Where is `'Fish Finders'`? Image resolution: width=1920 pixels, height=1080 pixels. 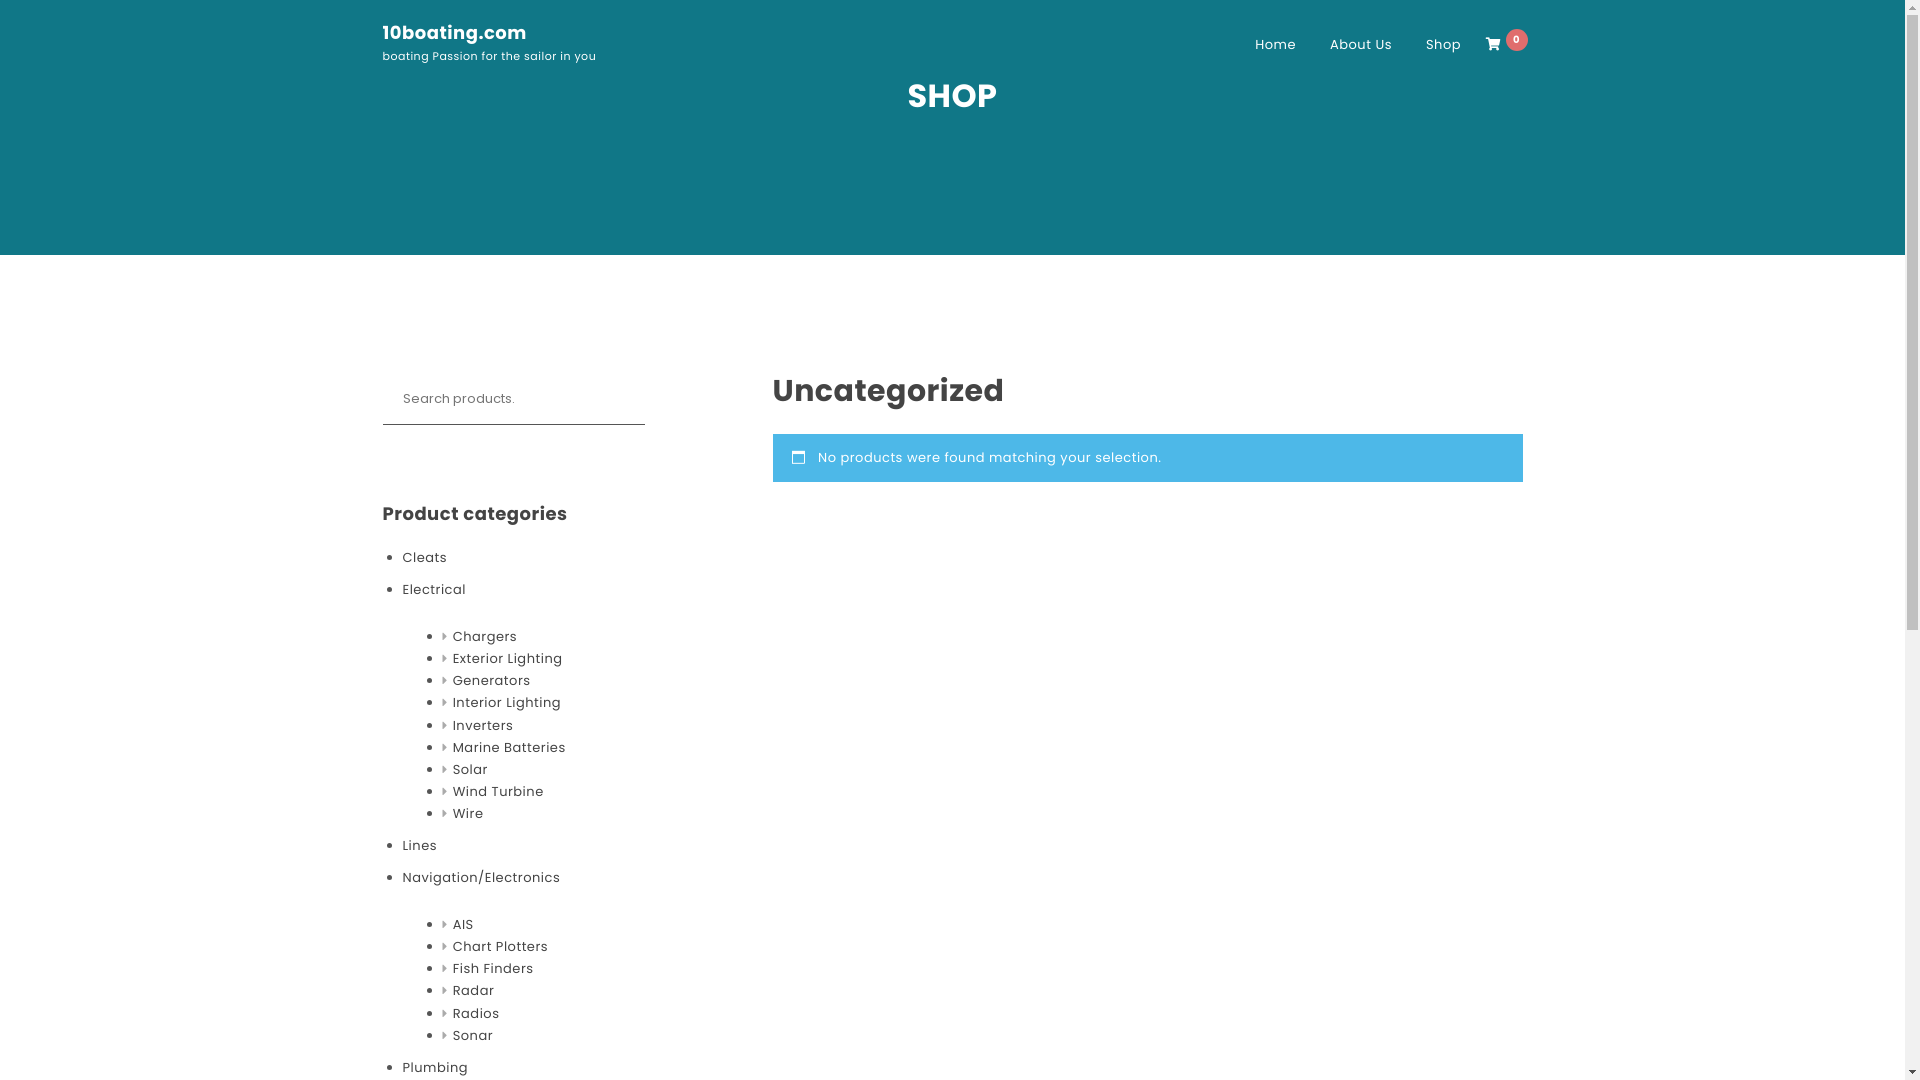
'Fish Finders' is located at coordinates (493, 967).